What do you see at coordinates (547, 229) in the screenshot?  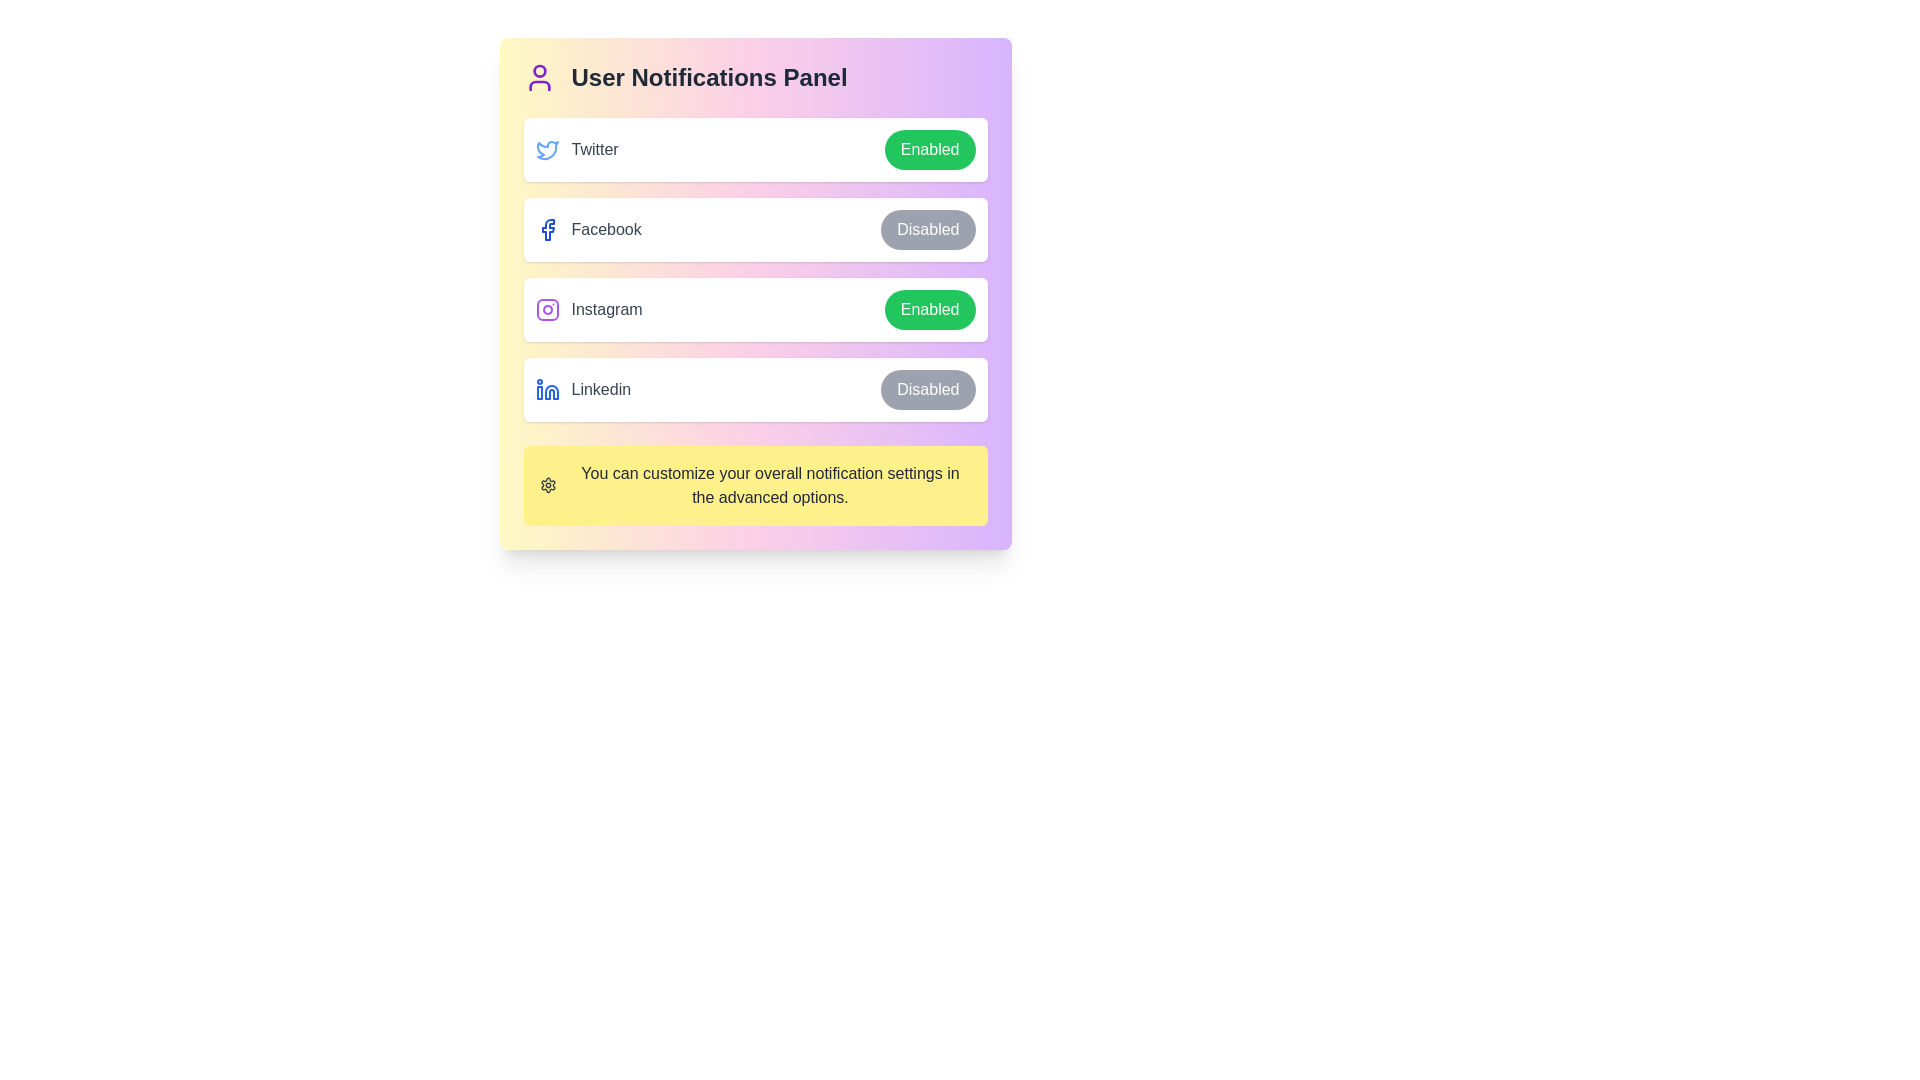 I see `the Facebook SVG icon located in the User Notifications Panel to highlight or interact with surrounding elements` at bounding box center [547, 229].